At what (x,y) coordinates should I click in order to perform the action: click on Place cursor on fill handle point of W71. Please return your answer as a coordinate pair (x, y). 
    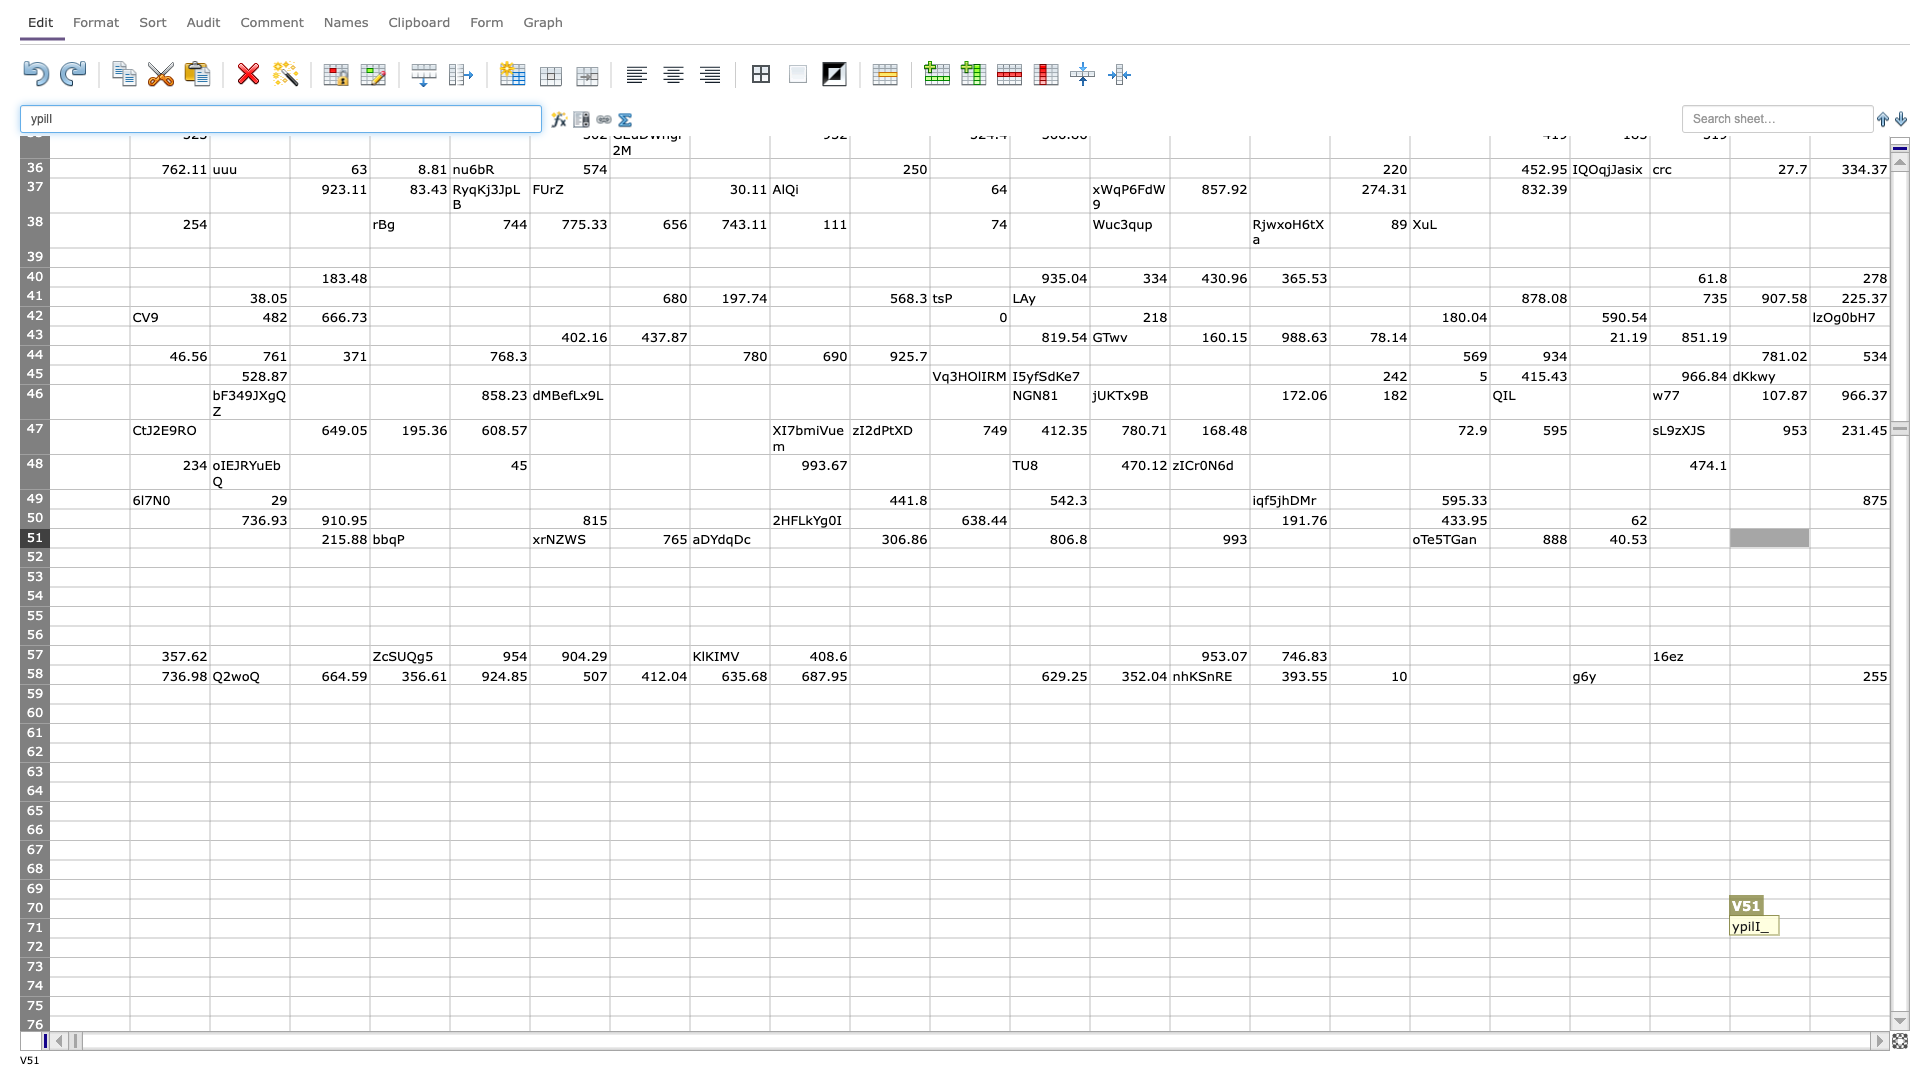
    Looking at the image, I should click on (1889, 937).